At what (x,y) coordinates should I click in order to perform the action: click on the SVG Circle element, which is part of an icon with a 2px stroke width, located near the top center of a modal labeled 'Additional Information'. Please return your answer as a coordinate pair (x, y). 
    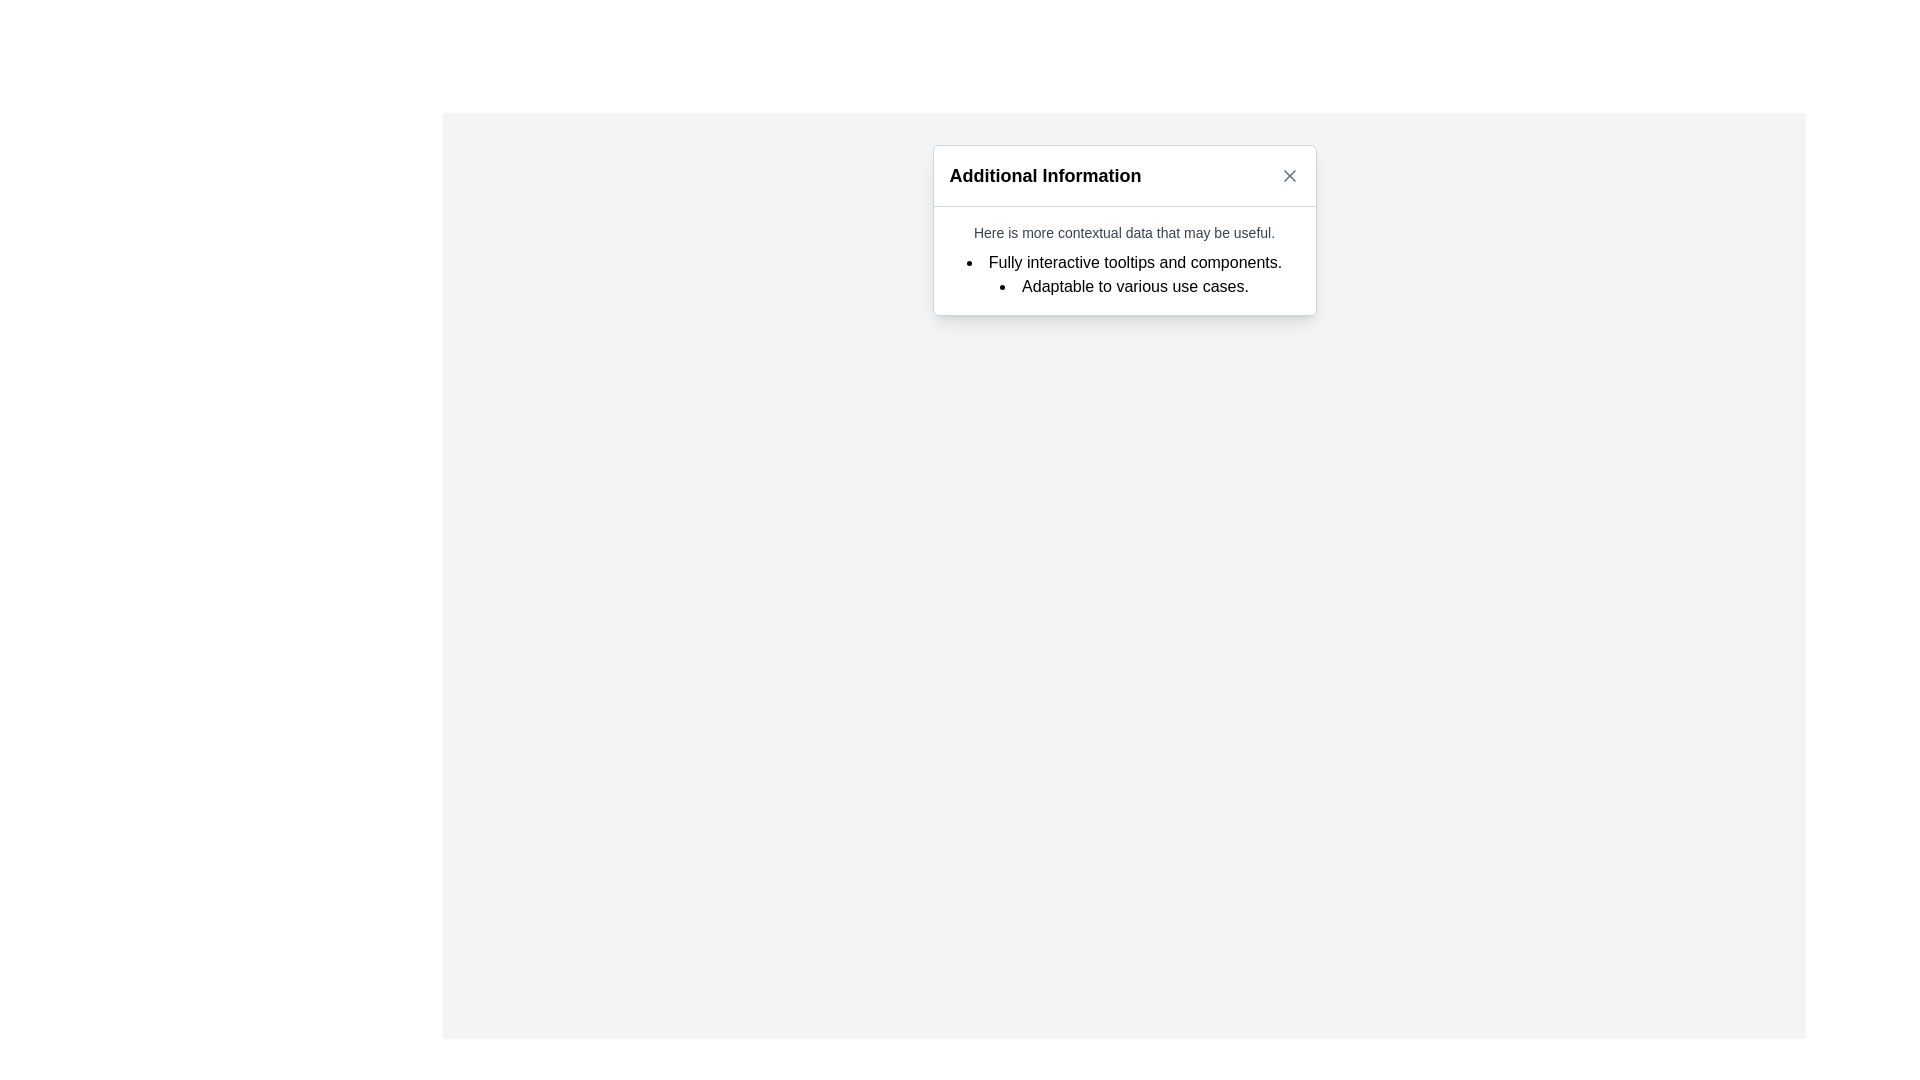
    Looking at the image, I should click on (1070, 164).